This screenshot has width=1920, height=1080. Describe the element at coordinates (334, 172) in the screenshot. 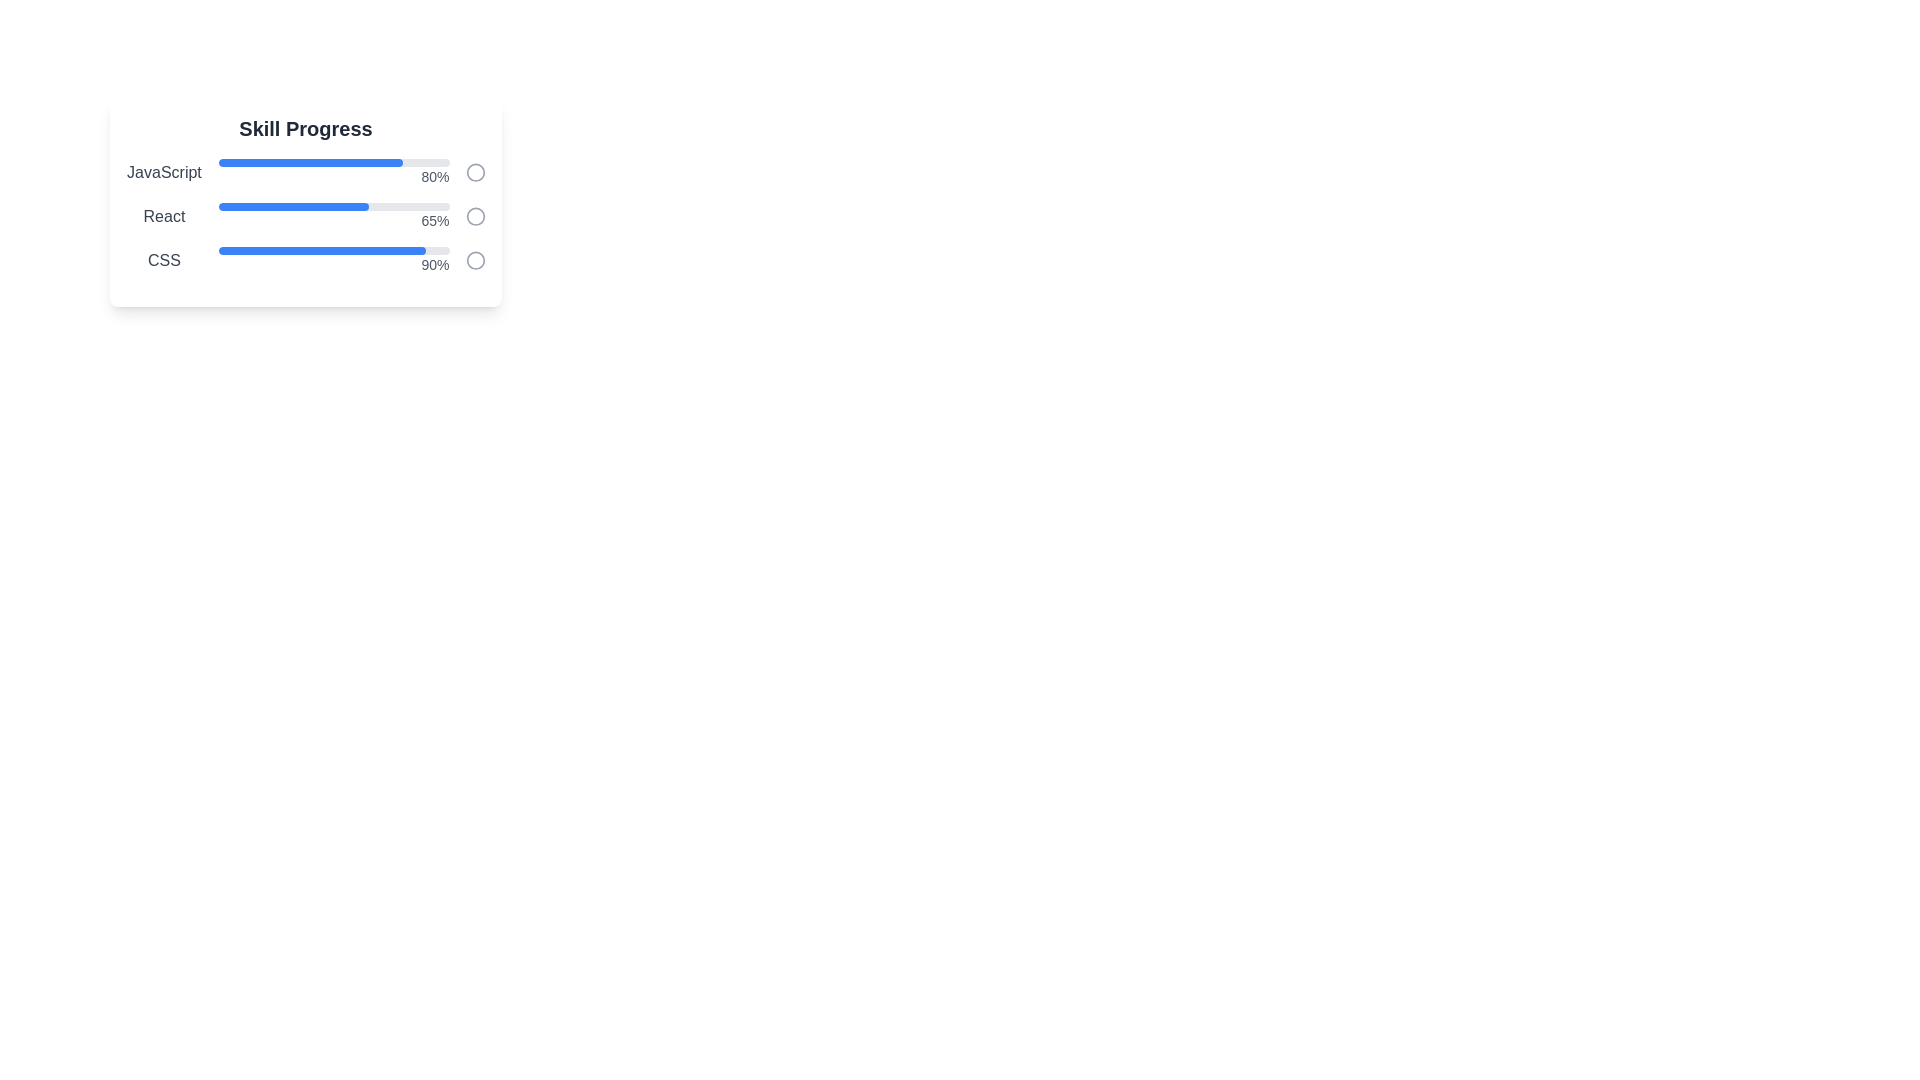

I see `the progress indicator representing the proficiency level of the 'JavaScript' skill, which shows an '80%' percentage label` at that location.